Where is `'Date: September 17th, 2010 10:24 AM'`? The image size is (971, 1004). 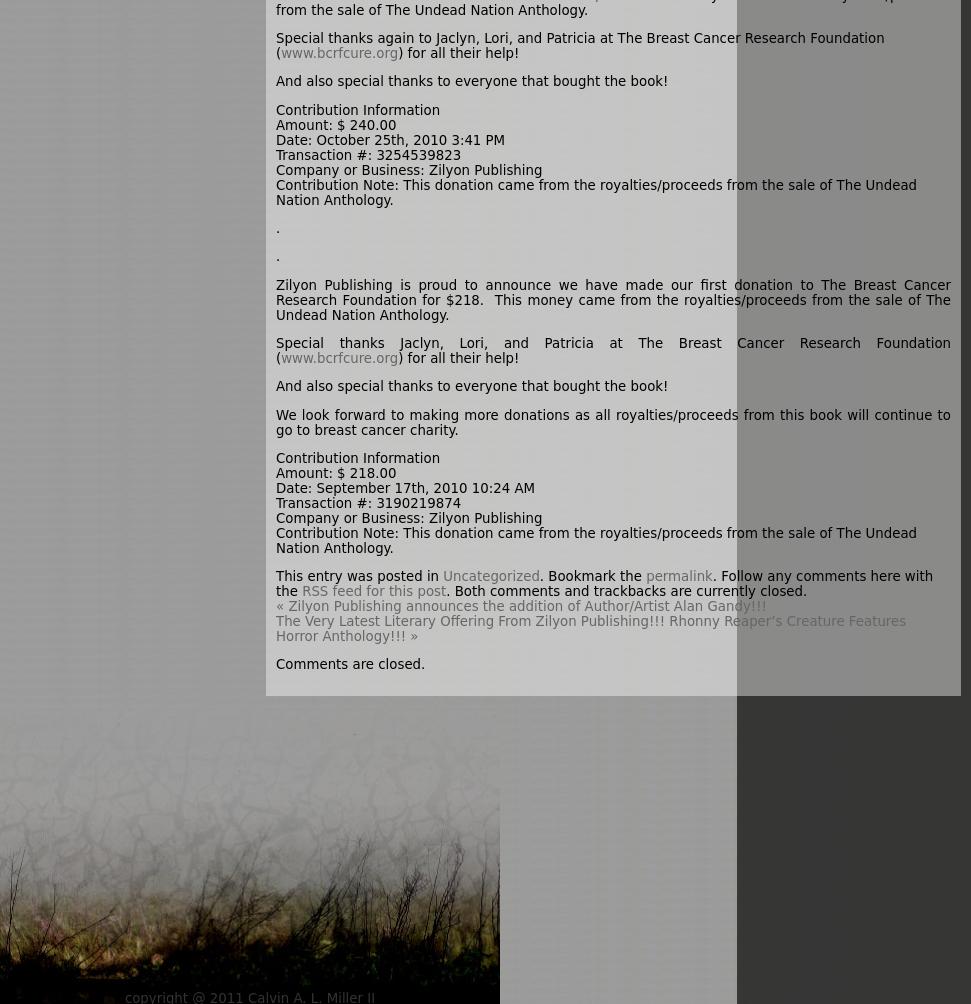
'Date: September 17th, 2010 10:24 AM' is located at coordinates (404, 486).